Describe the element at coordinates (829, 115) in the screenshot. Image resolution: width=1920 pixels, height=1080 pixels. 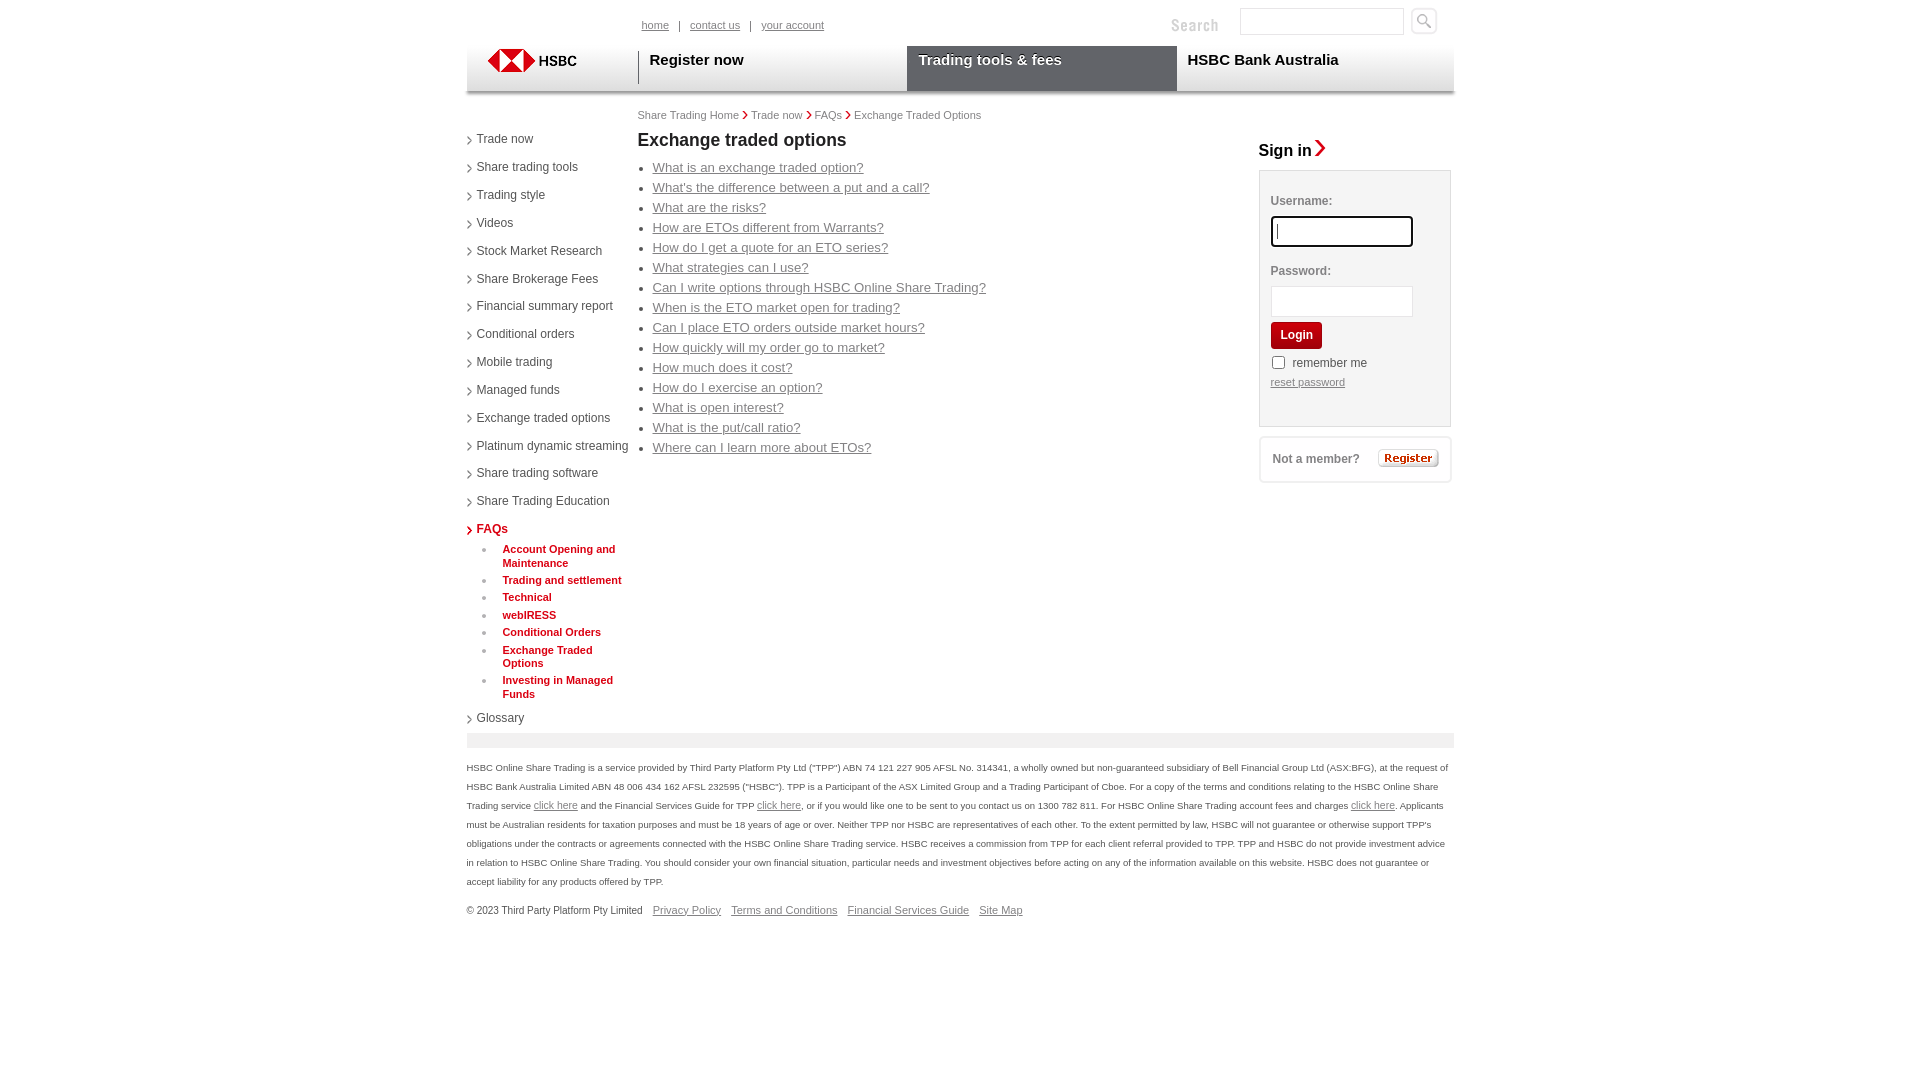
I see `'FAQs'` at that location.